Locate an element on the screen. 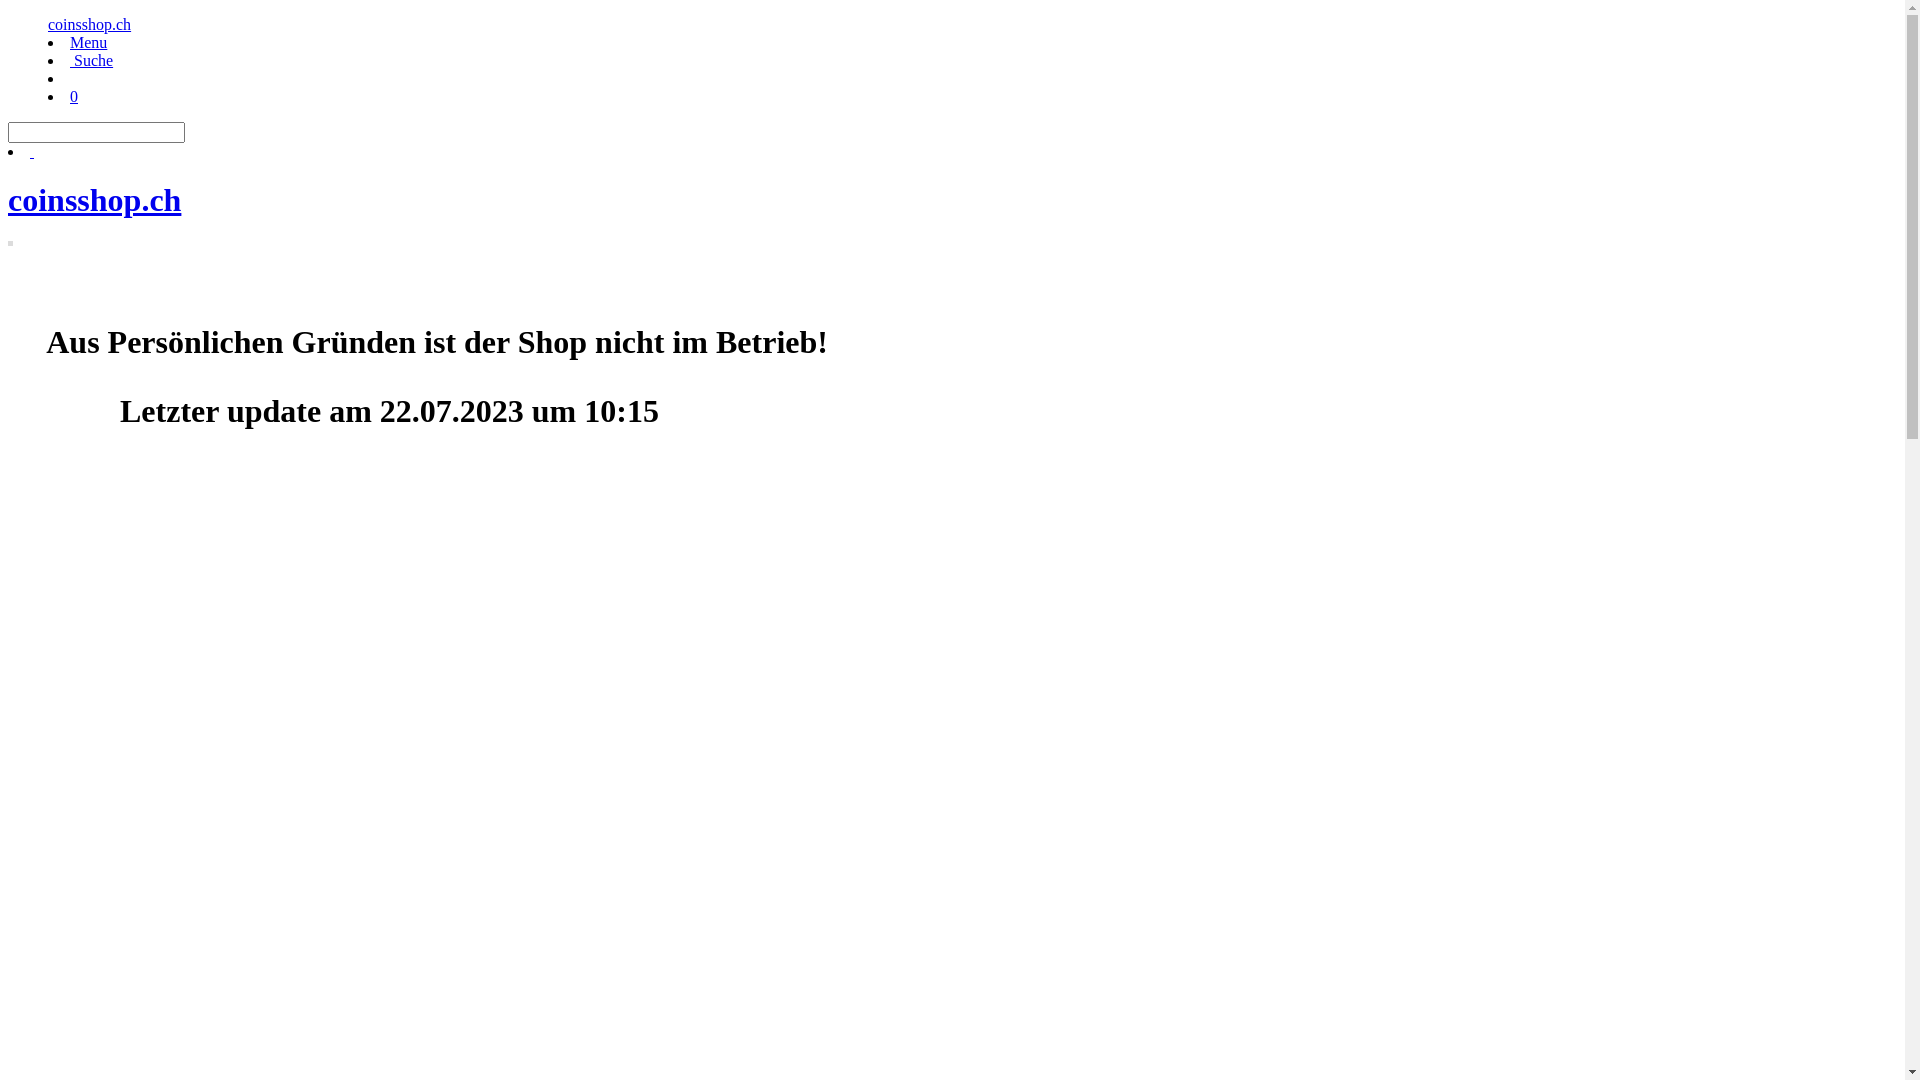  ' ' is located at coordinates (32, 150).